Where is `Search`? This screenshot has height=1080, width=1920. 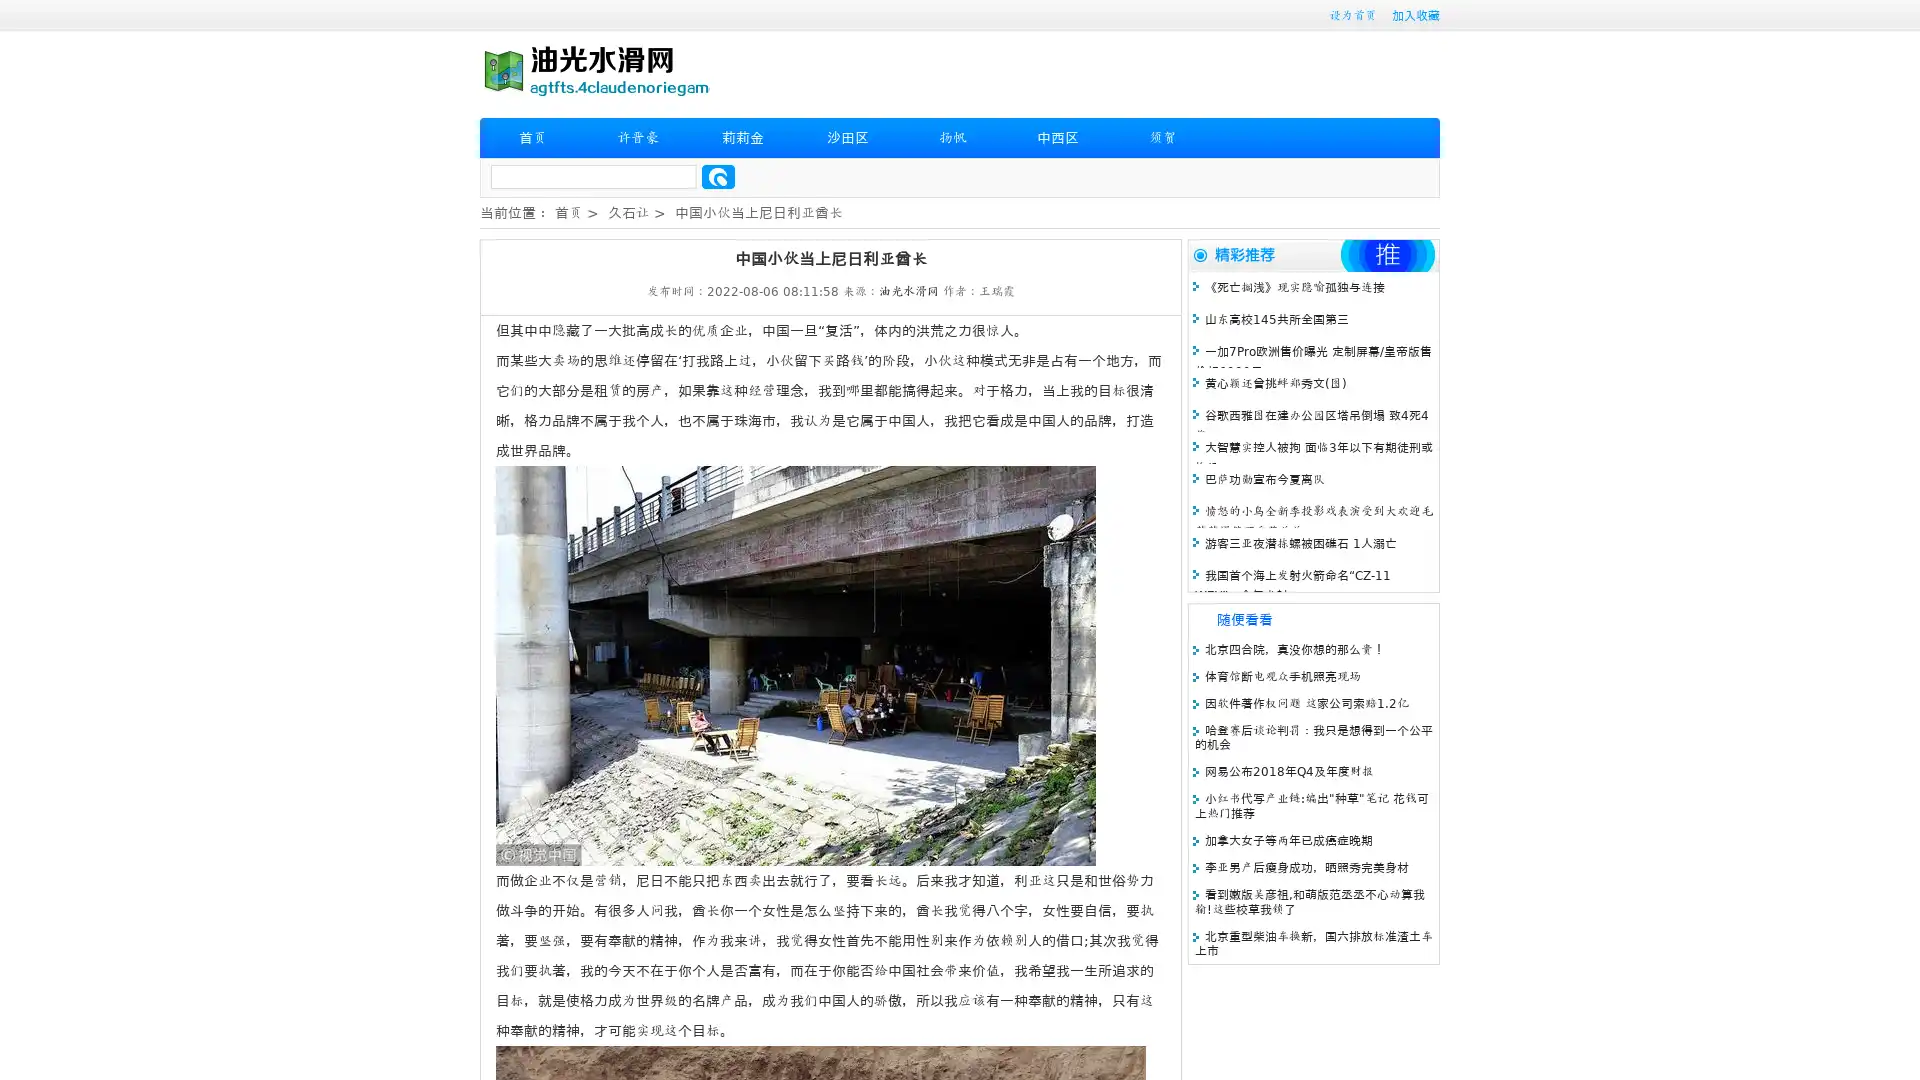
Search is located at coordinates (718, 176).